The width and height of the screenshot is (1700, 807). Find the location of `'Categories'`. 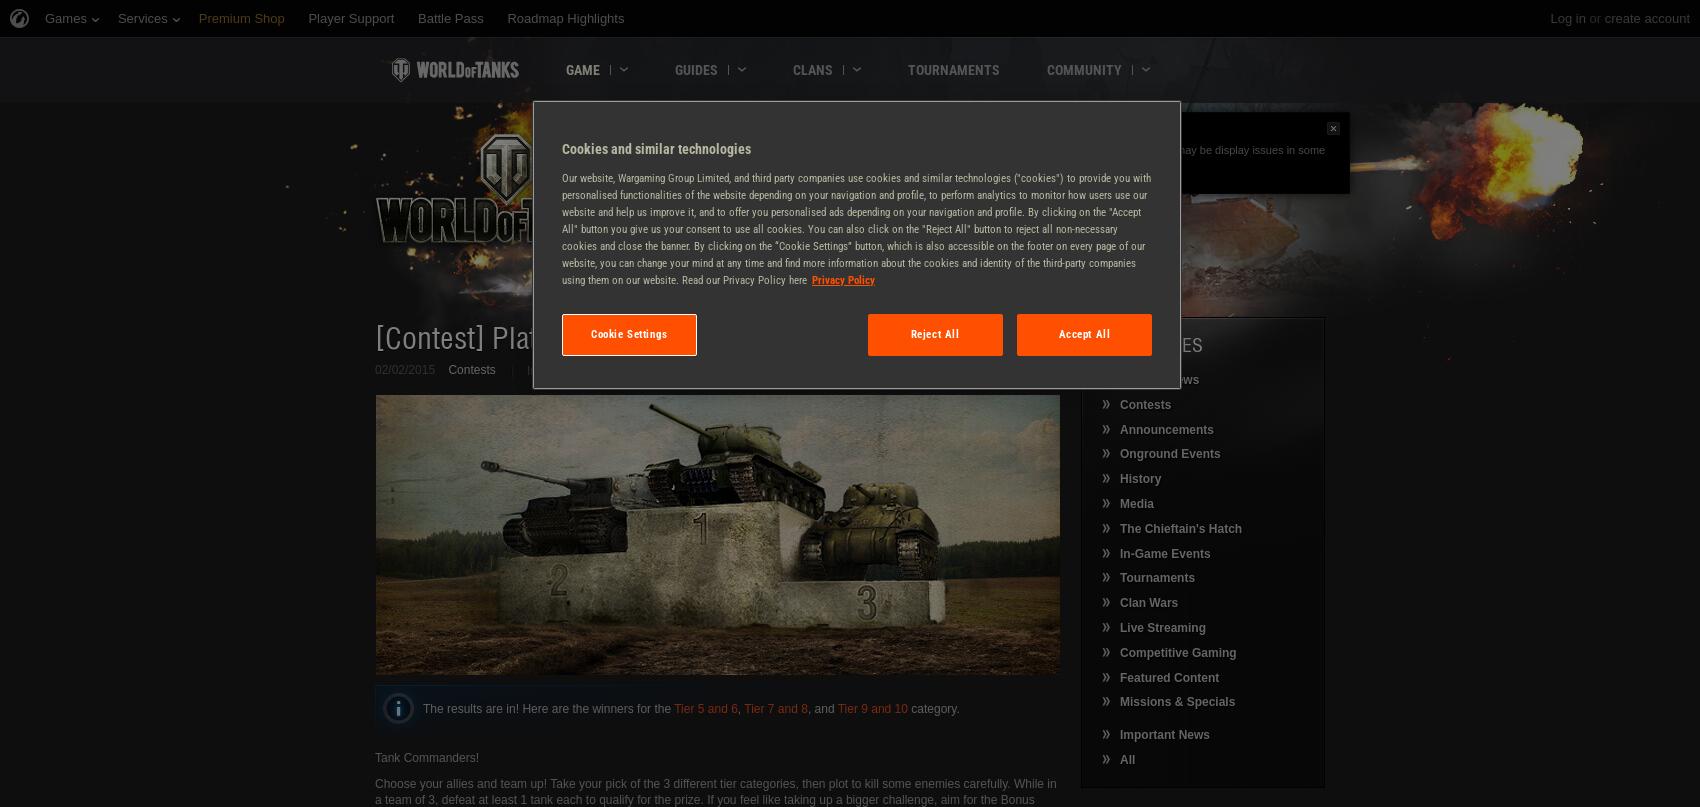

'Categories' is located at coordinates (1151, 344).